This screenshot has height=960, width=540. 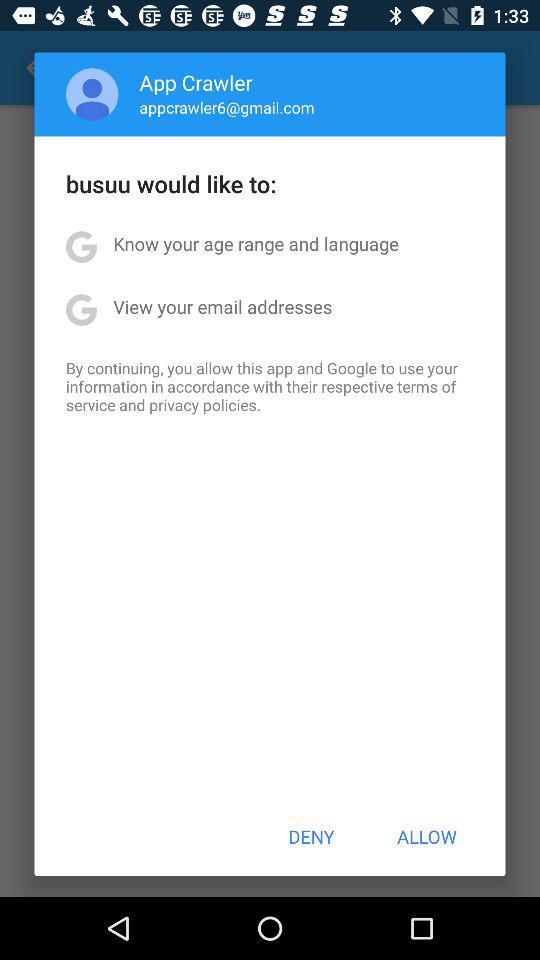 What do you see at coordinates (256, 242) in the screenshot?
I see `the icon above the view your email item` at bounding box center [256, 242].